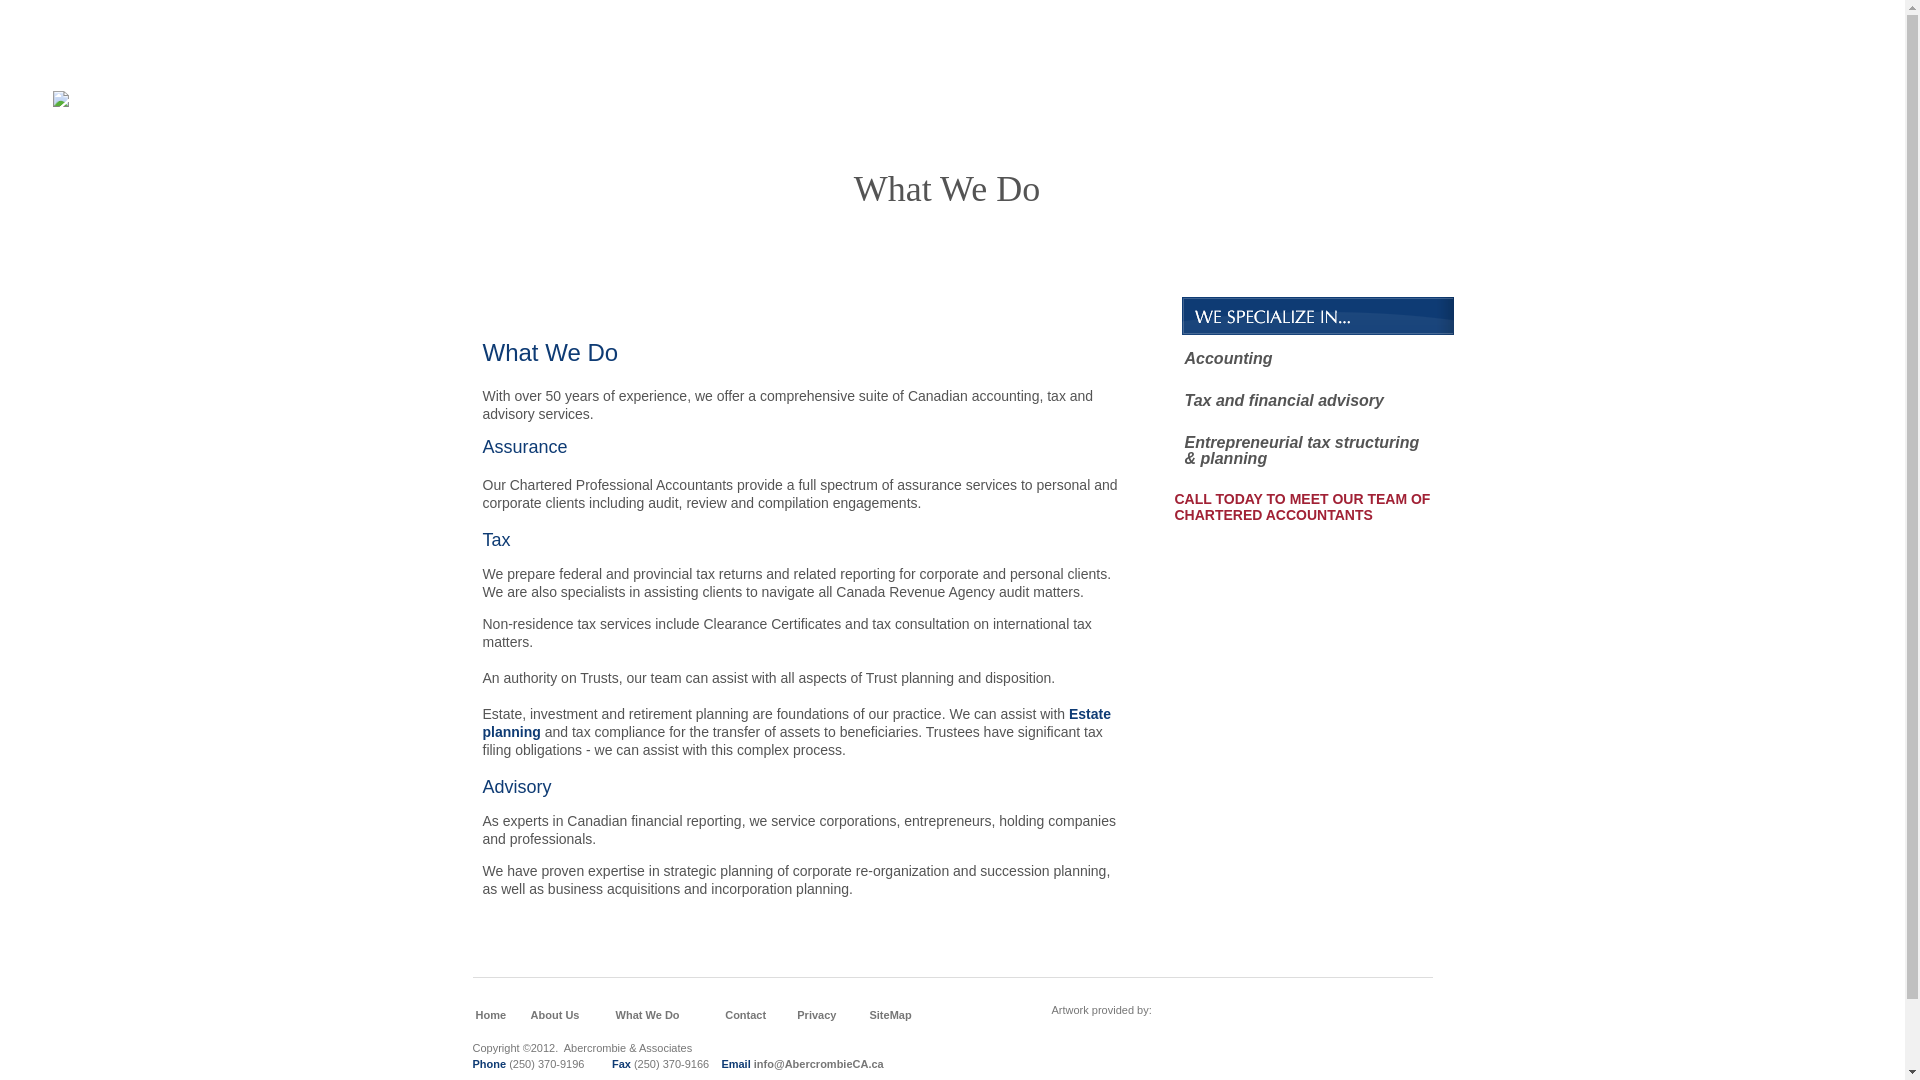 This screenshot has height=1080, width=1920. I want to click on 'Privacy', so click(795, 1014).